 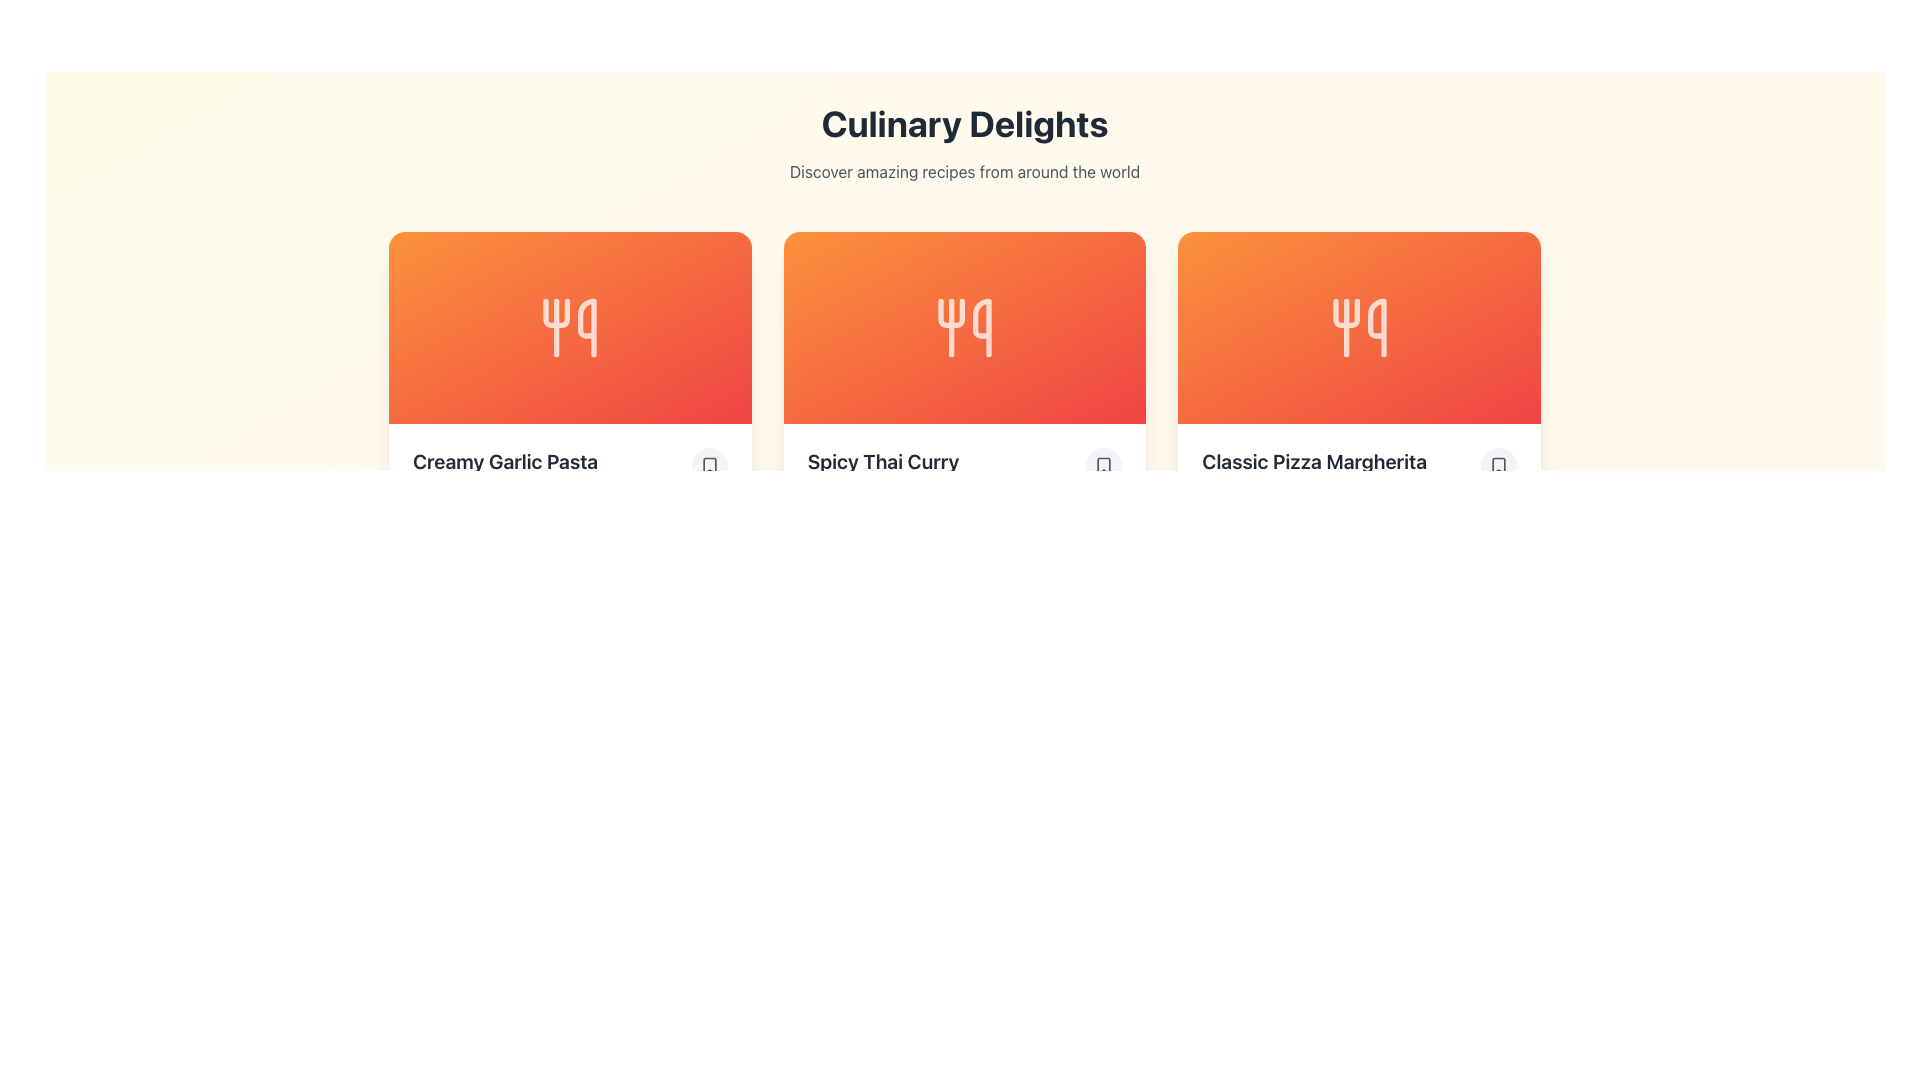 What do you see at coordinates (505, 462) in the screenshot?
I see `the text label that reads 'Creamy Garlic Pasta', which is prominently displayed in a bold, large font below an orange card` at bounding box center [505, 462].